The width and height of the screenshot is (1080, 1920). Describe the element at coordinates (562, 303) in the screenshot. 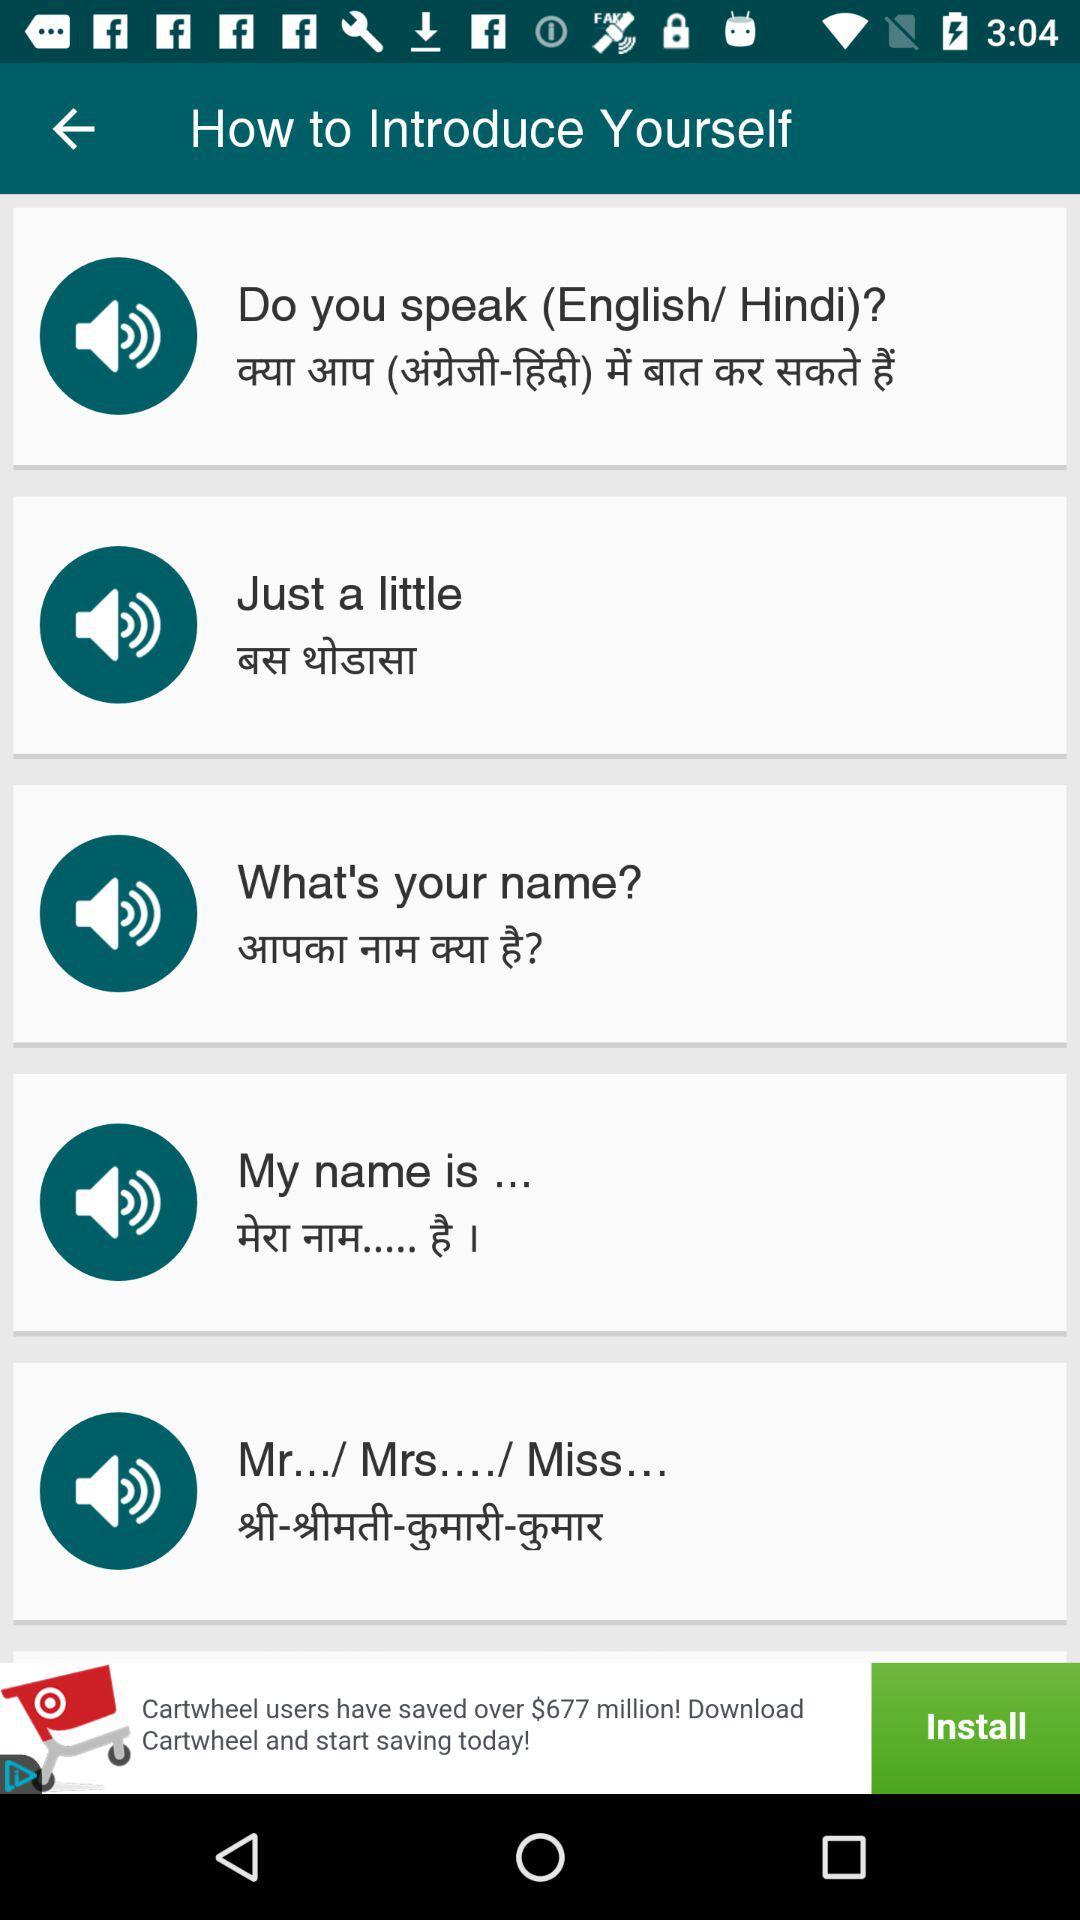

I see `do you speak icon` at that location.